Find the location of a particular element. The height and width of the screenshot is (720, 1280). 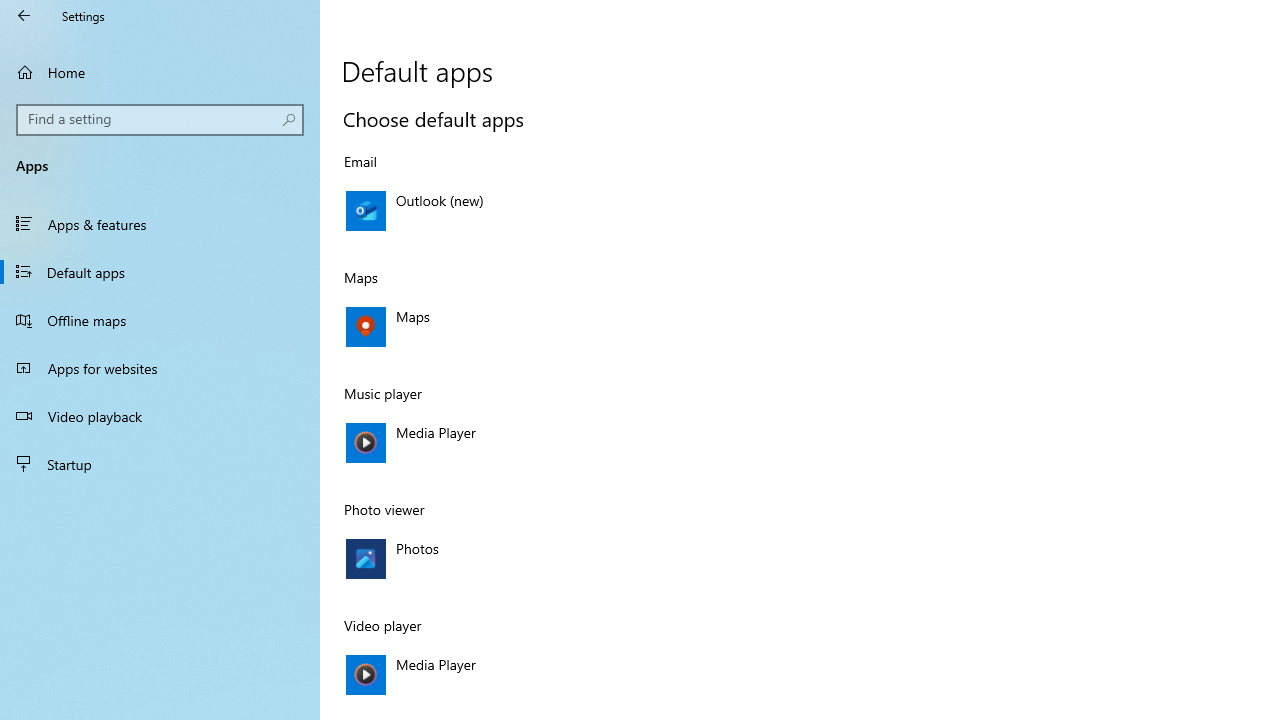

'Home' is located at coordinates (160, 71).